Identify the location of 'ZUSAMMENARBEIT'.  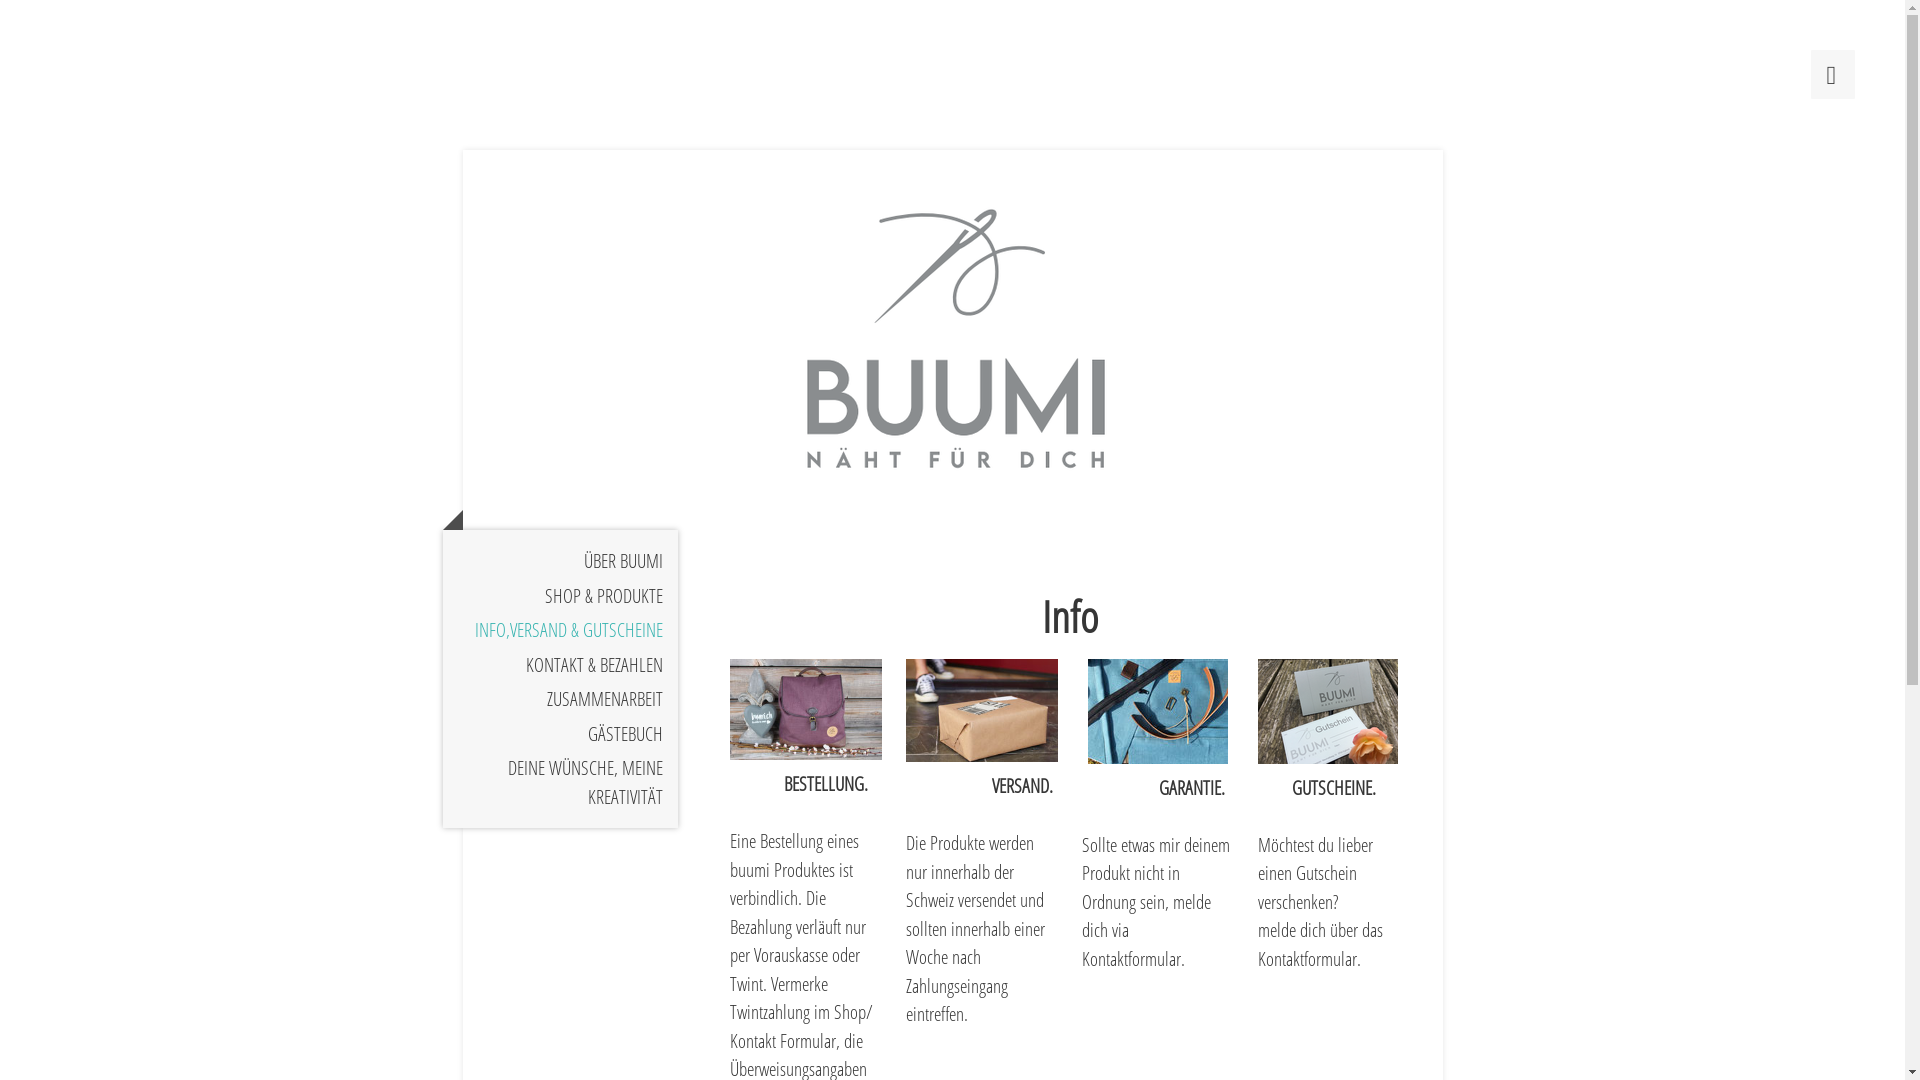
(559, 698).